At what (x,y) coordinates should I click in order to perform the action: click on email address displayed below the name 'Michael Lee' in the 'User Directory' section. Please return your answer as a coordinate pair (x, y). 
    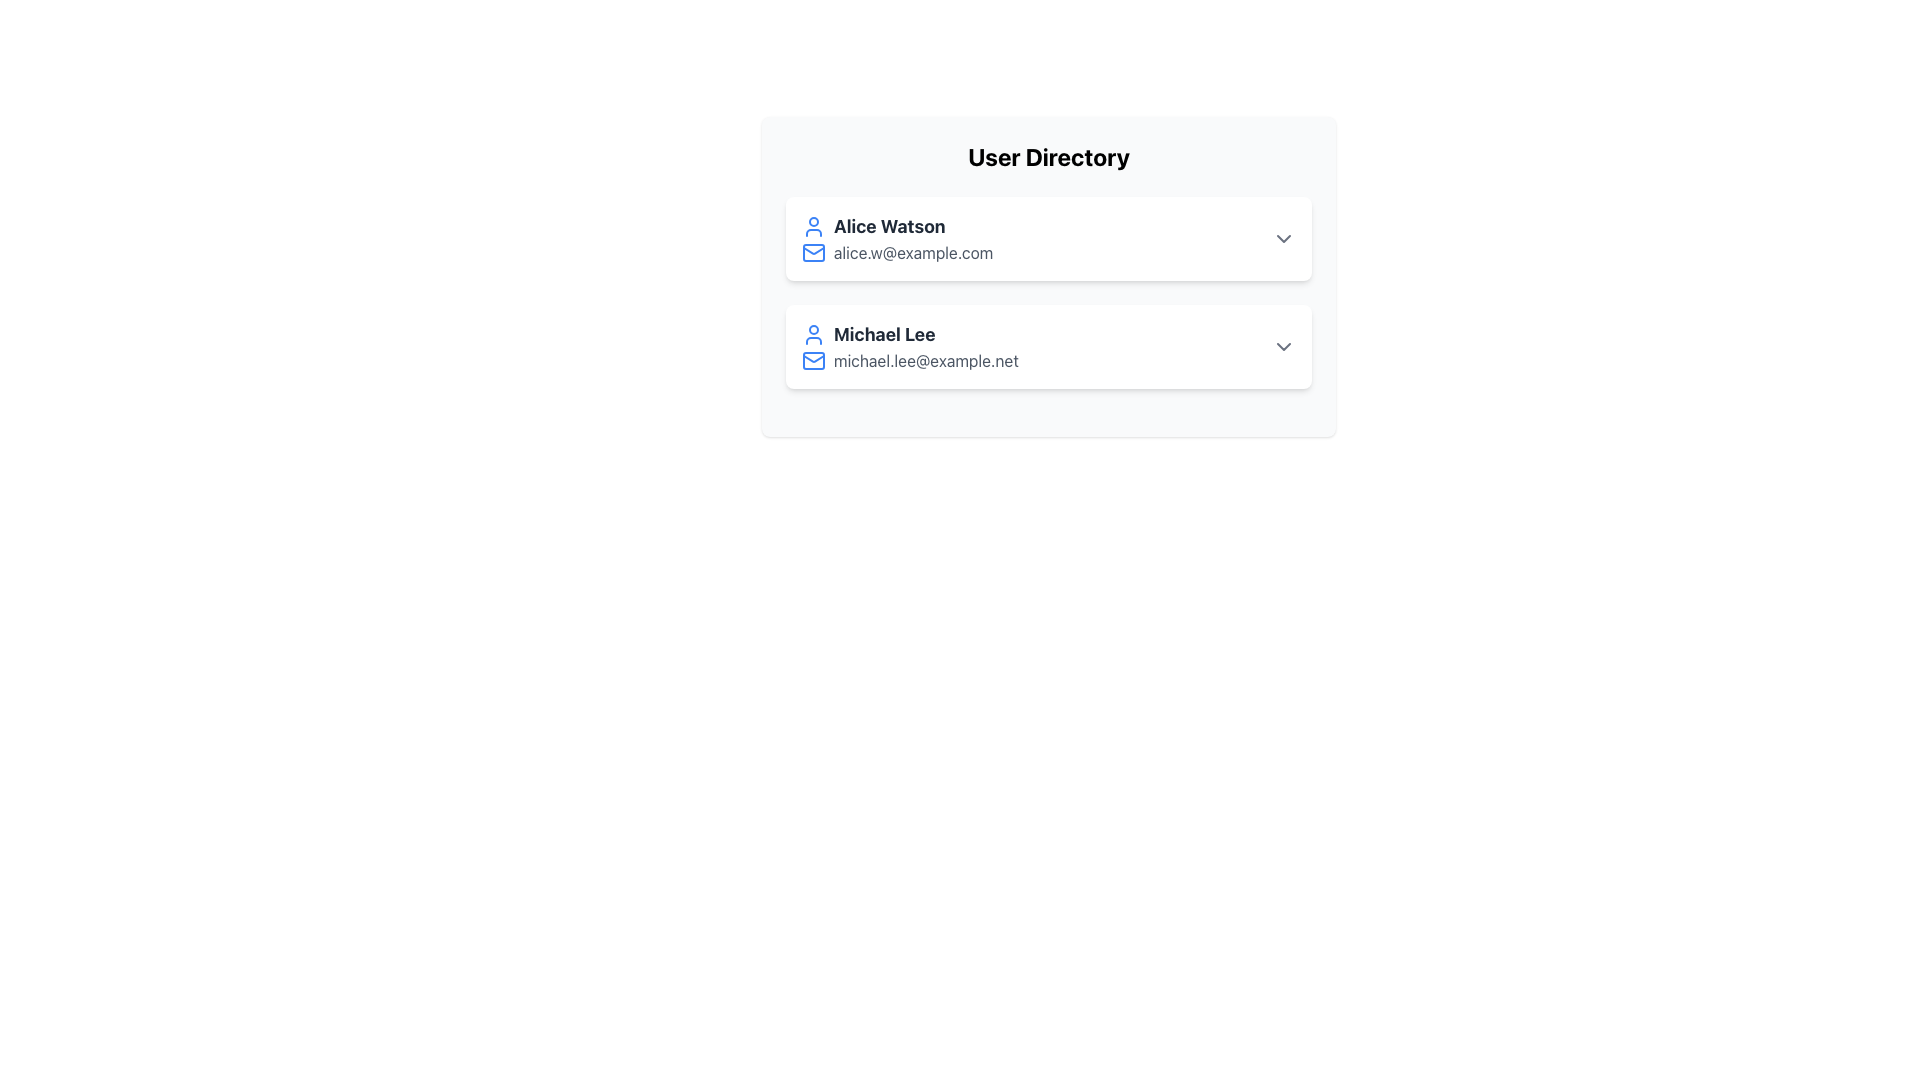
    Looking at the image, I should click on (909, 361).